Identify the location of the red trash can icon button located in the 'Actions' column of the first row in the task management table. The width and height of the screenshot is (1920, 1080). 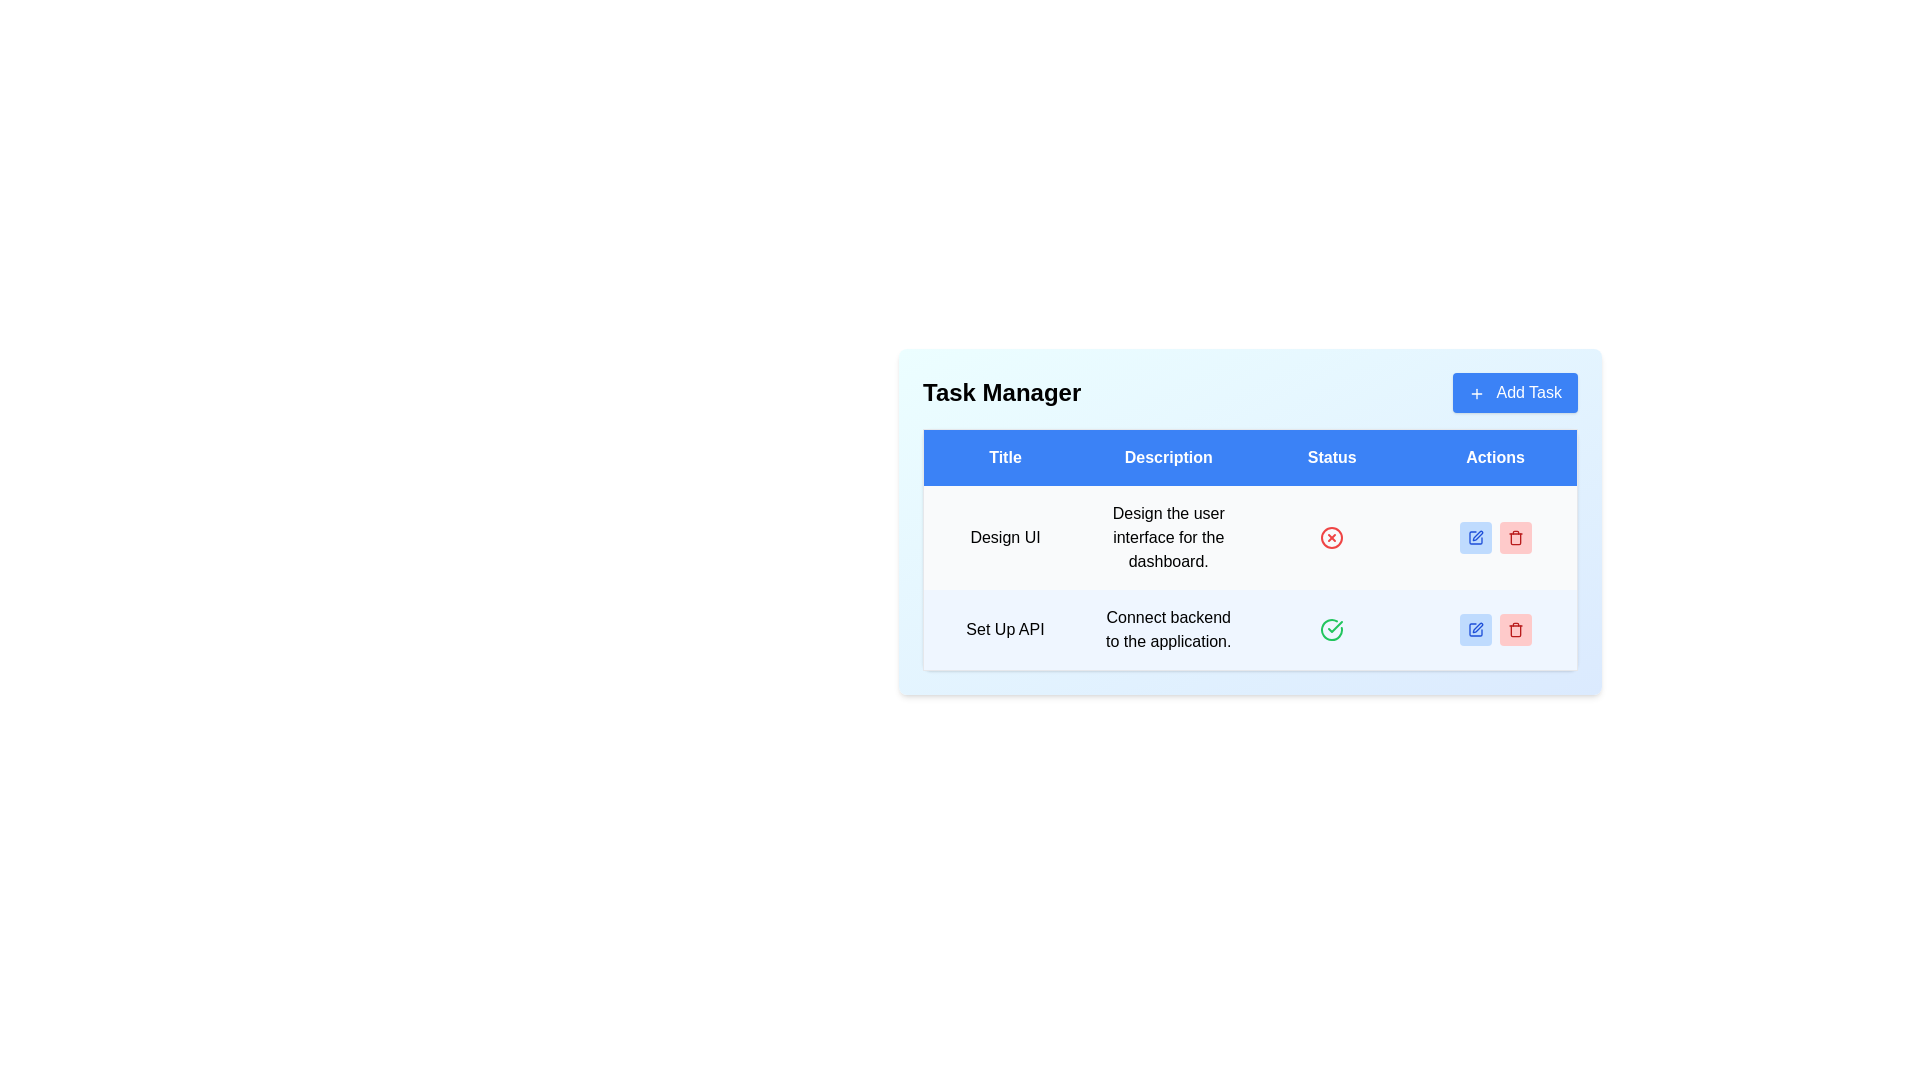
(1515, 536).